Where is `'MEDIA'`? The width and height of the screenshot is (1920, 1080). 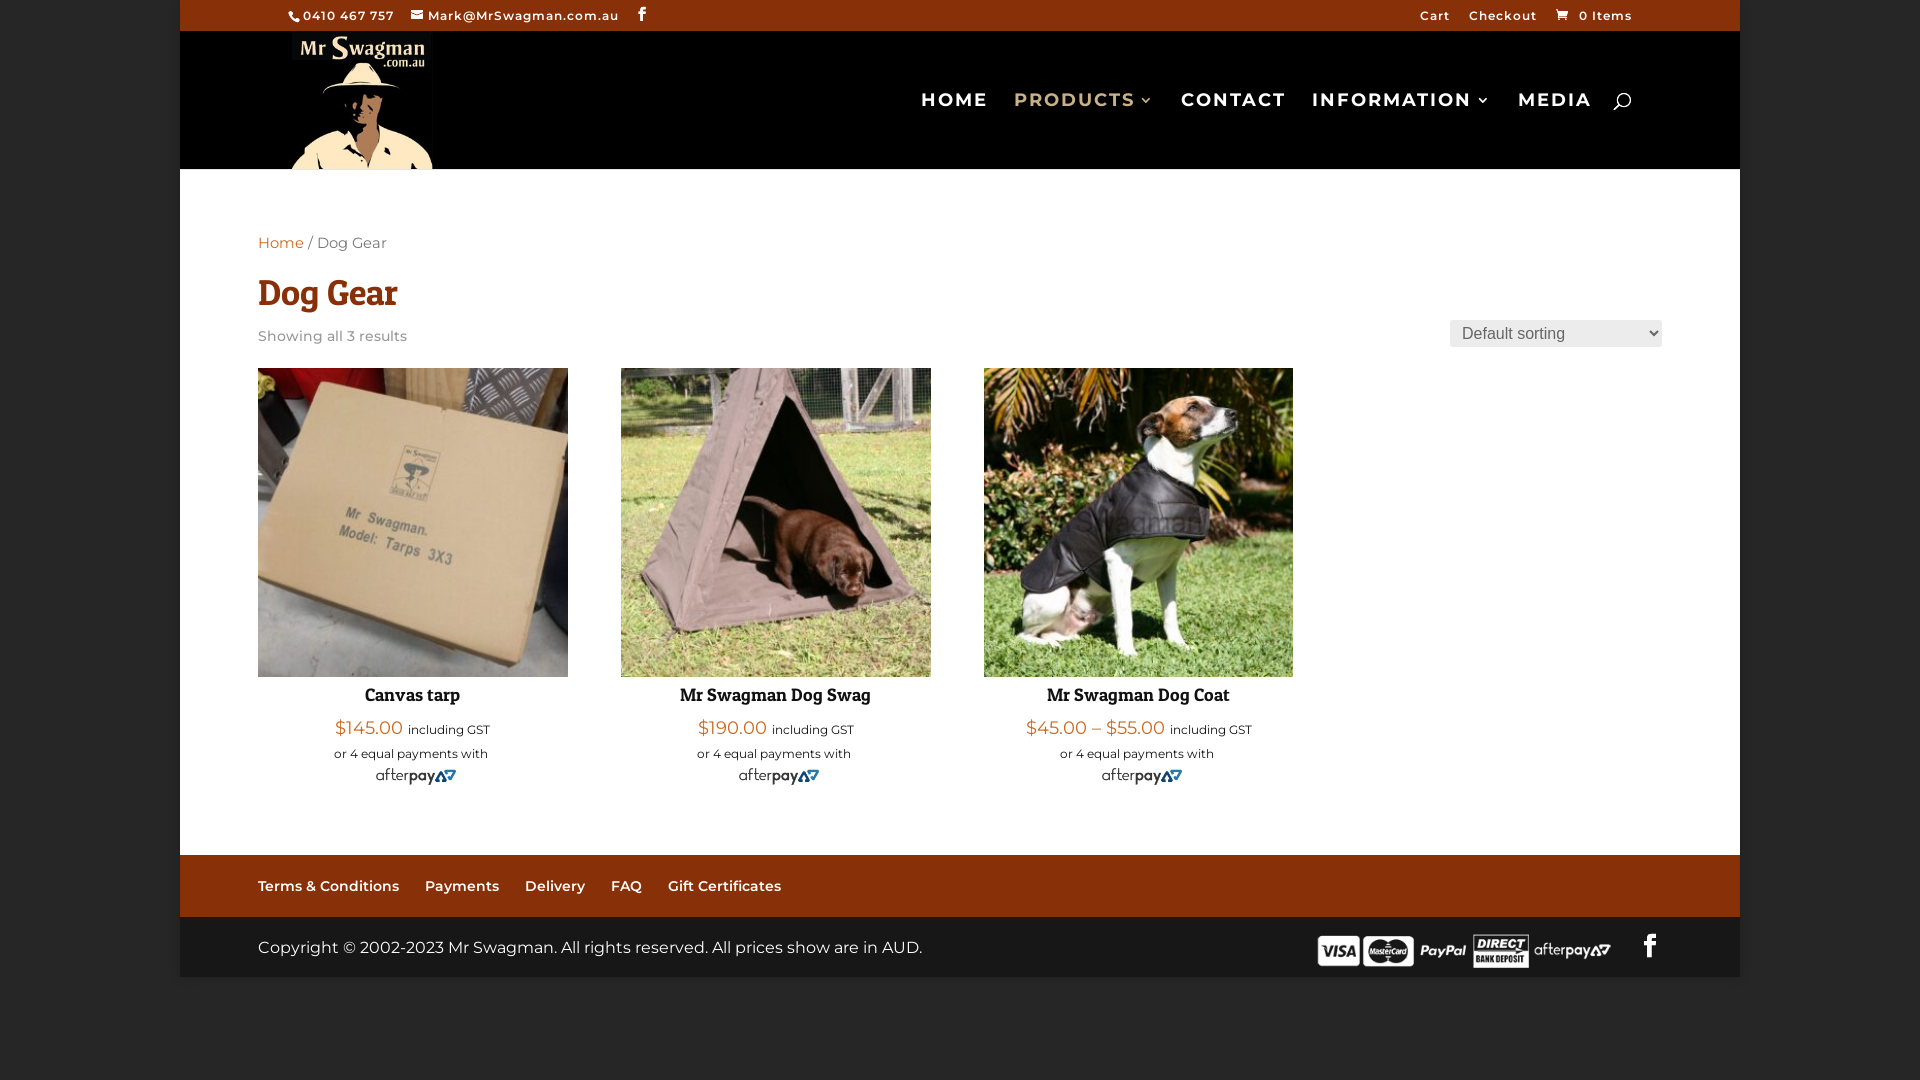
'MEDIA' is located at coordinates (1517, 131).